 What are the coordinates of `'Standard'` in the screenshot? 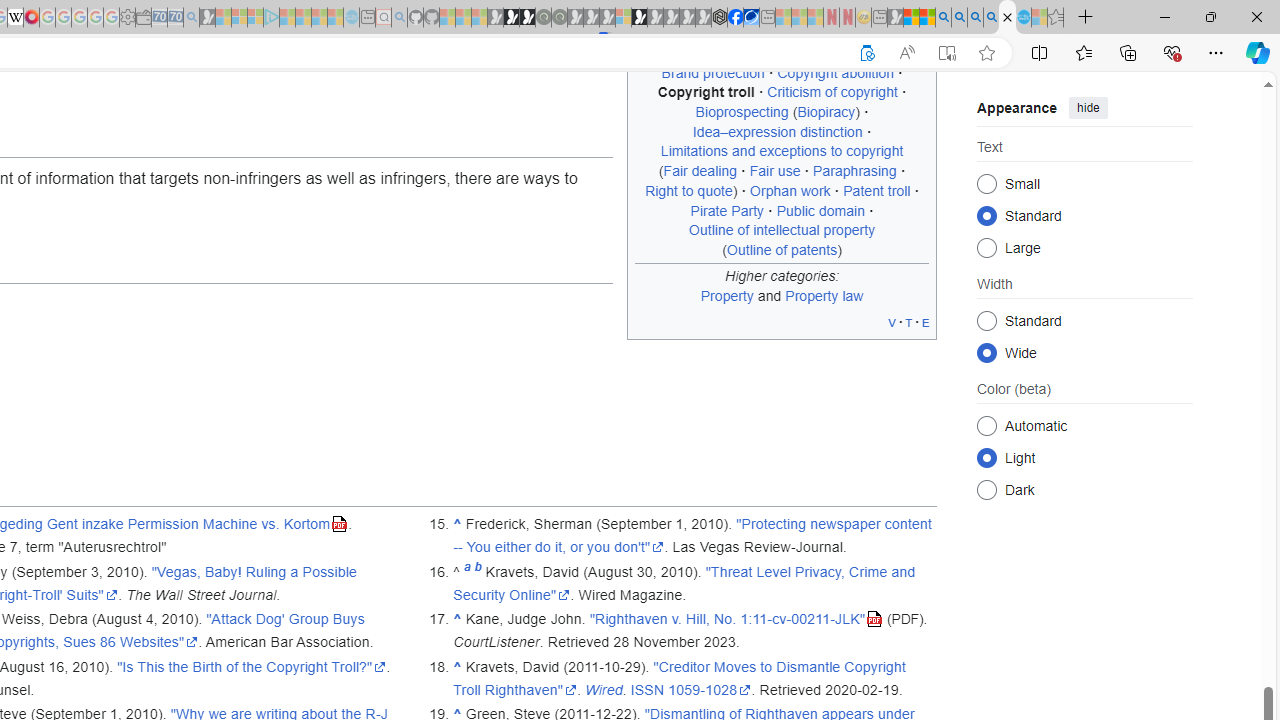 It's located at (986, 319).